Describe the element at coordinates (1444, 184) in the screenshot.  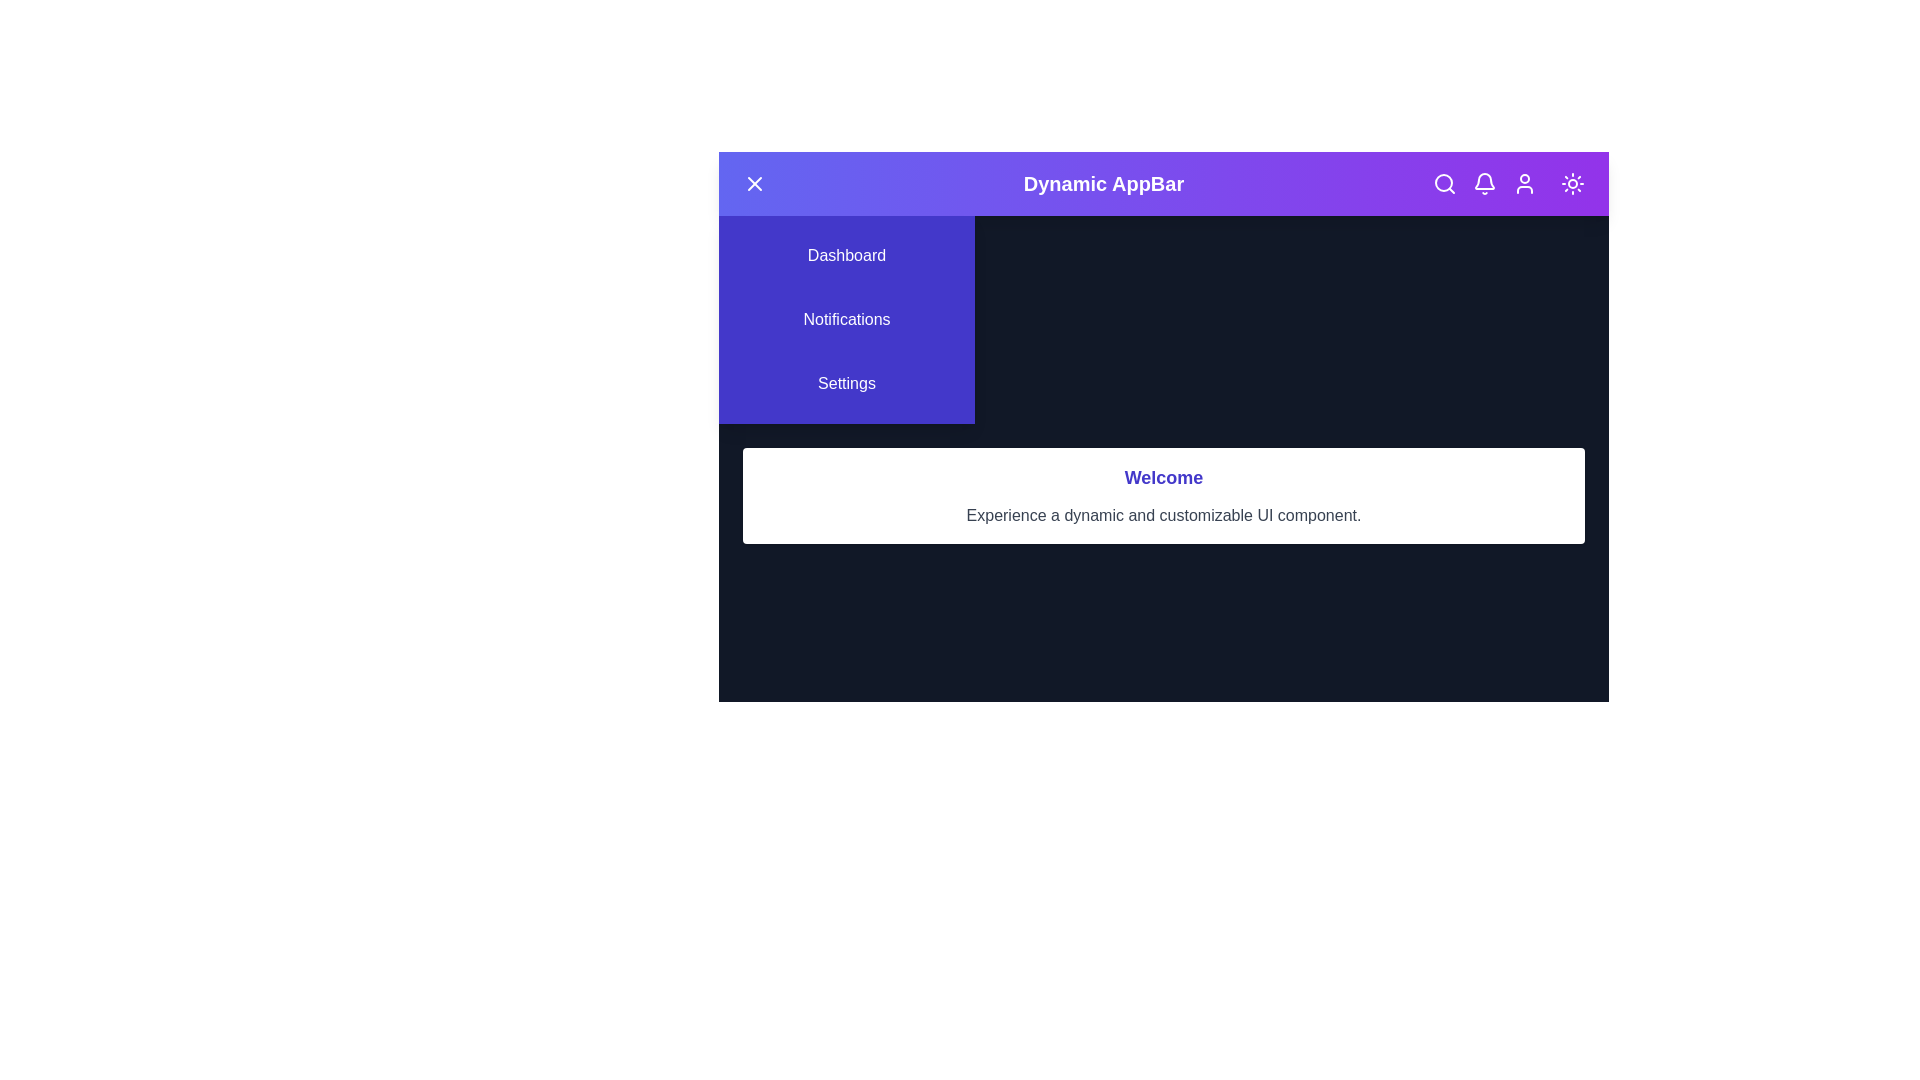
I see `the search icon in the app bar` at that location.